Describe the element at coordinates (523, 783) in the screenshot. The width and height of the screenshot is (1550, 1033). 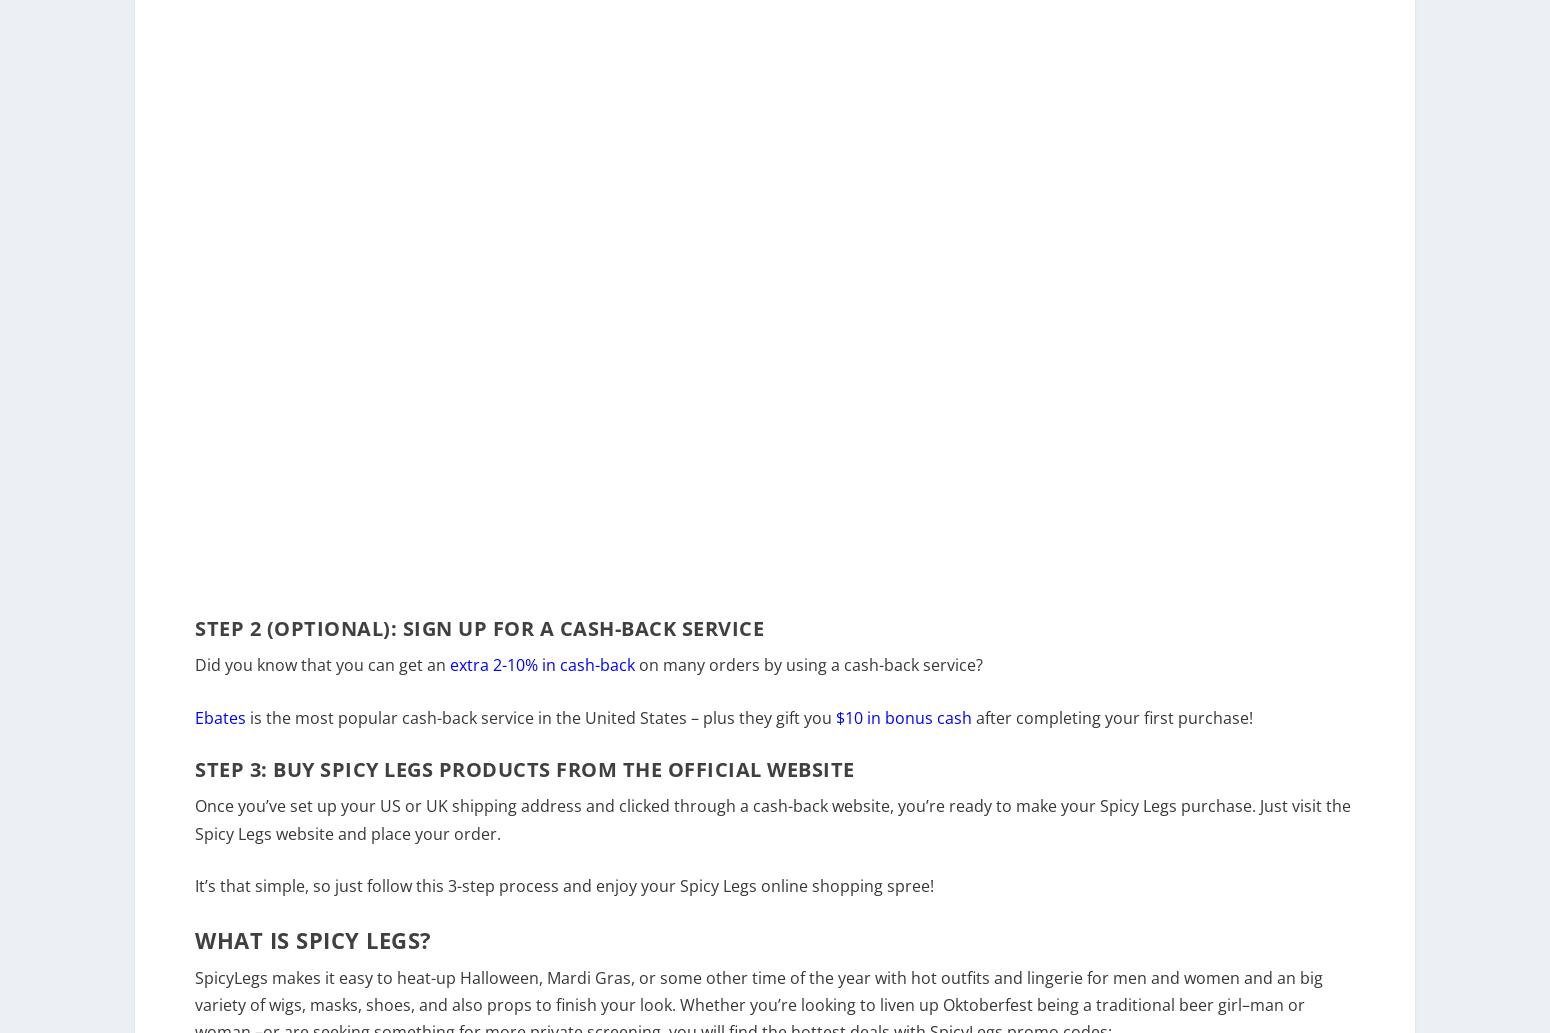
I see `'Step 3: Buy Spicy Legs Products from the Official Website'` at that location.